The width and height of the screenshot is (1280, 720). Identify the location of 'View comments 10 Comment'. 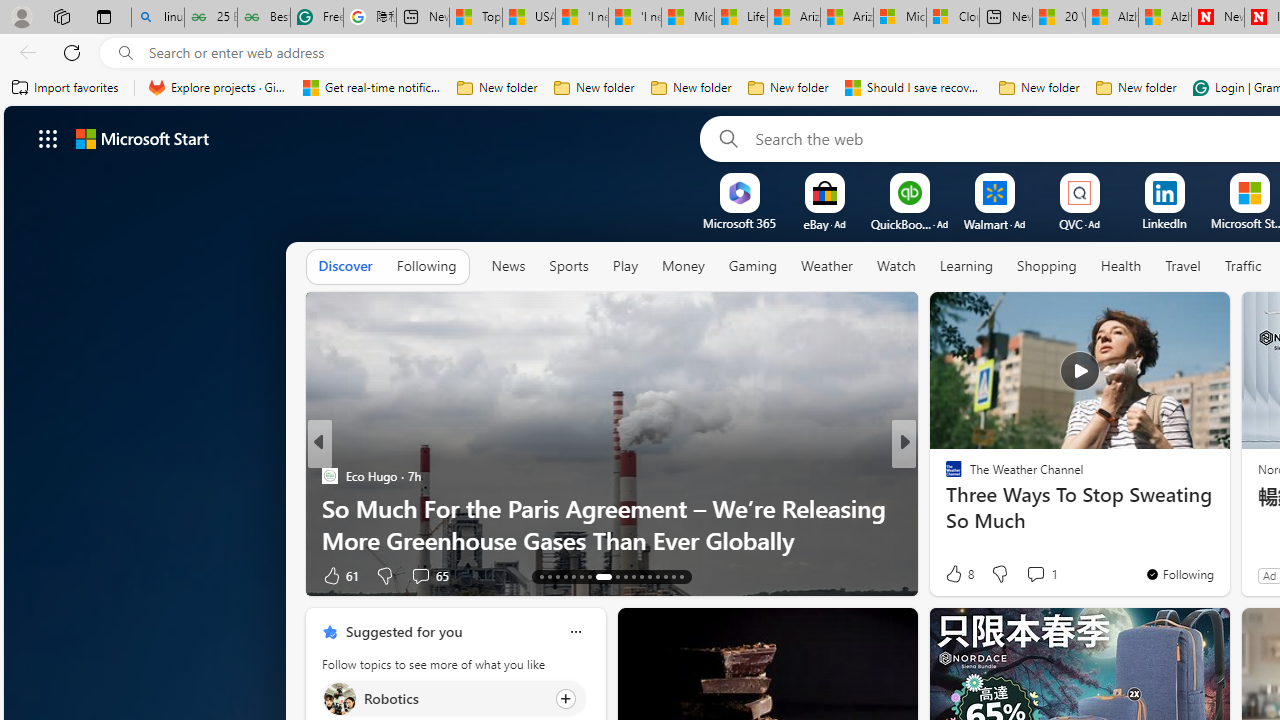
(1041, 575).